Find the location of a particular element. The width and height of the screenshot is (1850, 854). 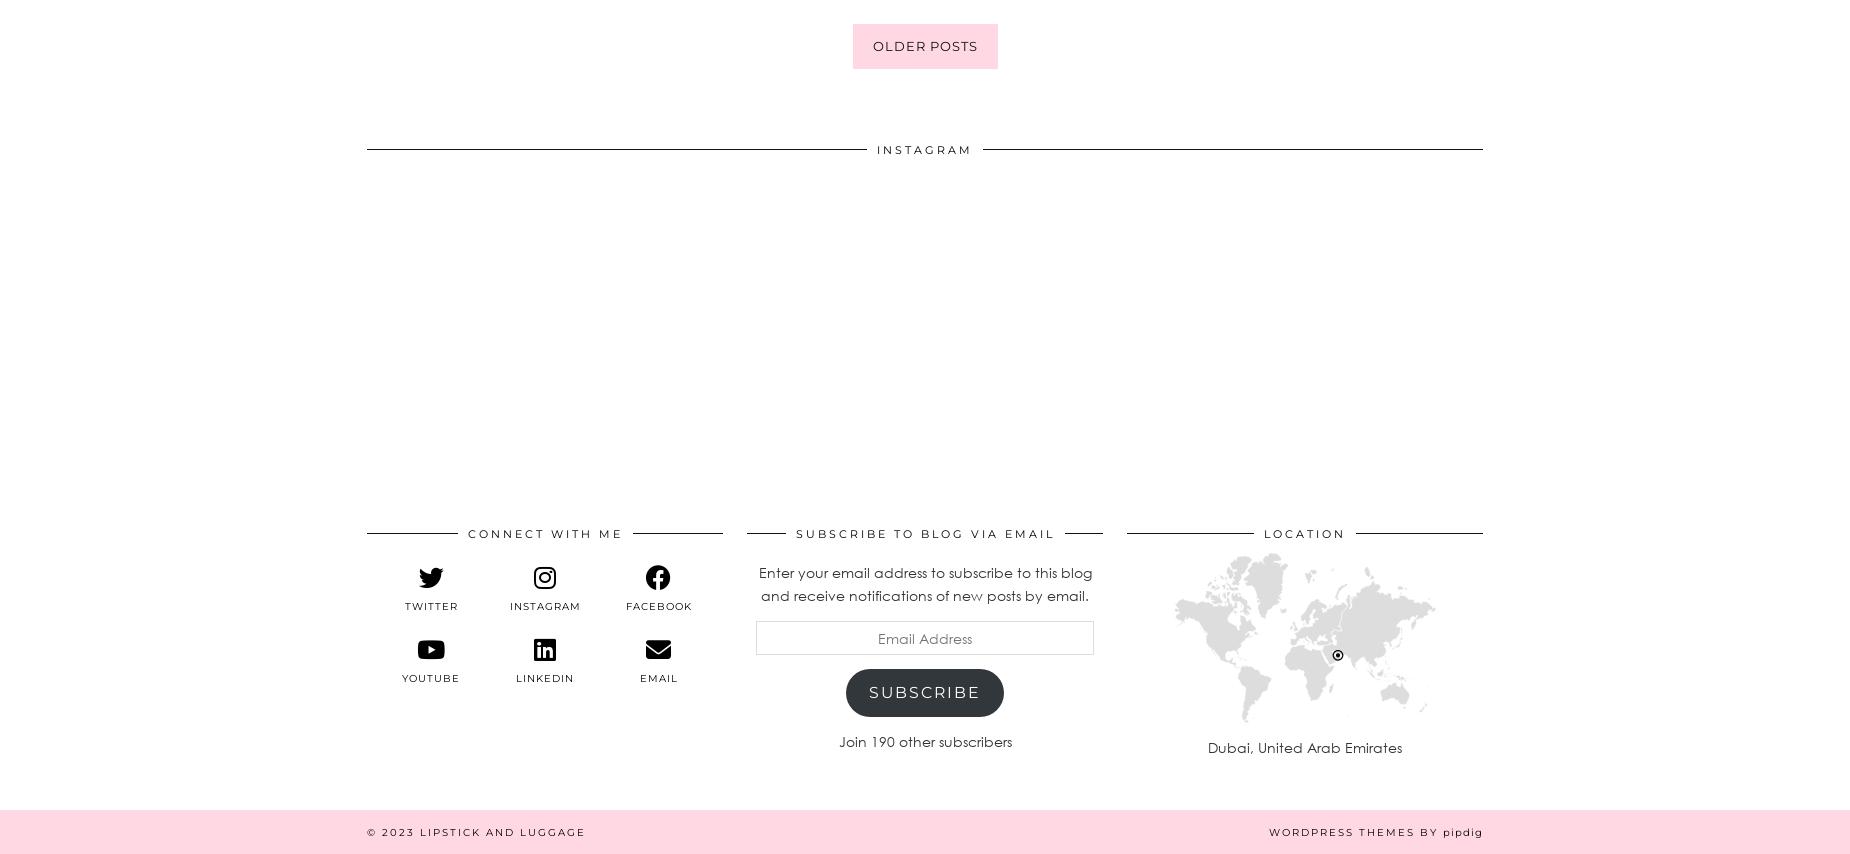

'YouTube' is located at coordinates (430, 676).